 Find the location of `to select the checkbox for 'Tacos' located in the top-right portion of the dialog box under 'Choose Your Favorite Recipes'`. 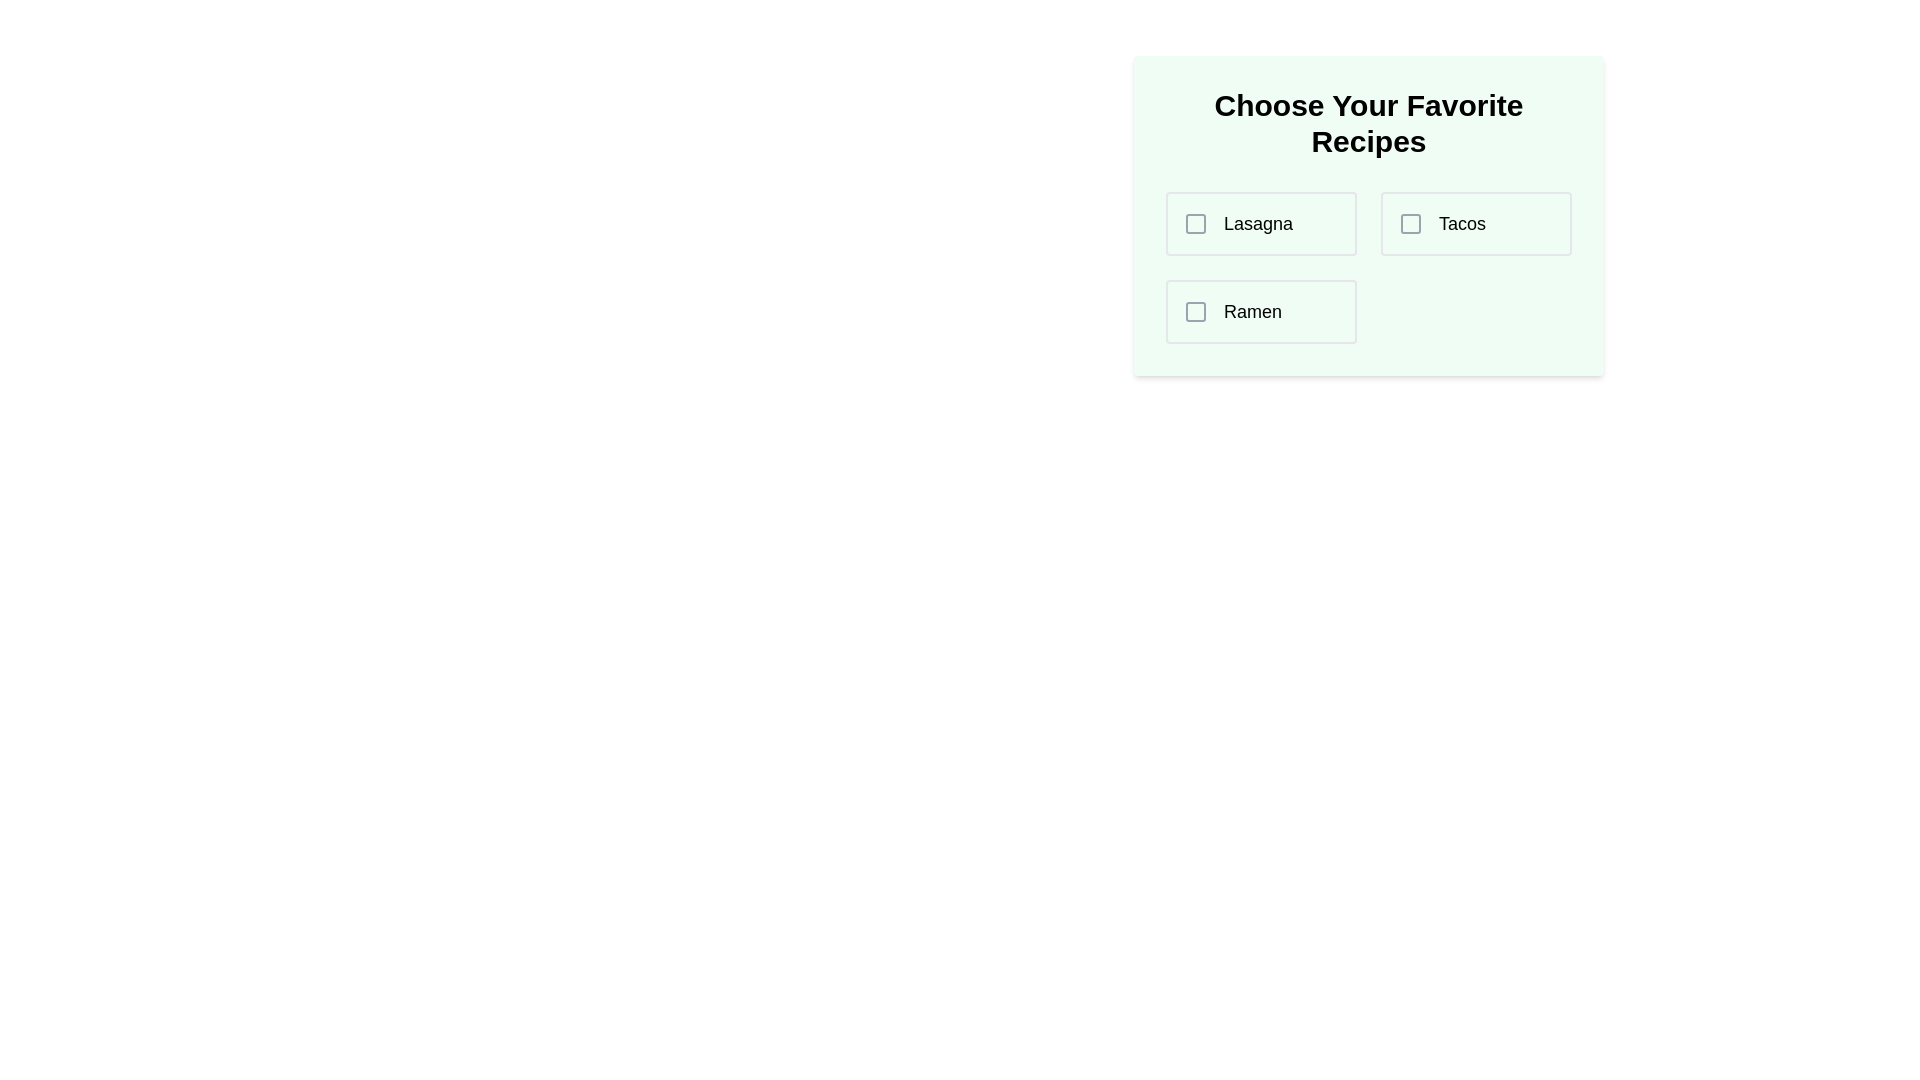

to select the checkbox for 'Tacos' located in the top-right portion of the dialog box under 'Choose Your Favorite Recipes' is located at coordinates (1410, 223).